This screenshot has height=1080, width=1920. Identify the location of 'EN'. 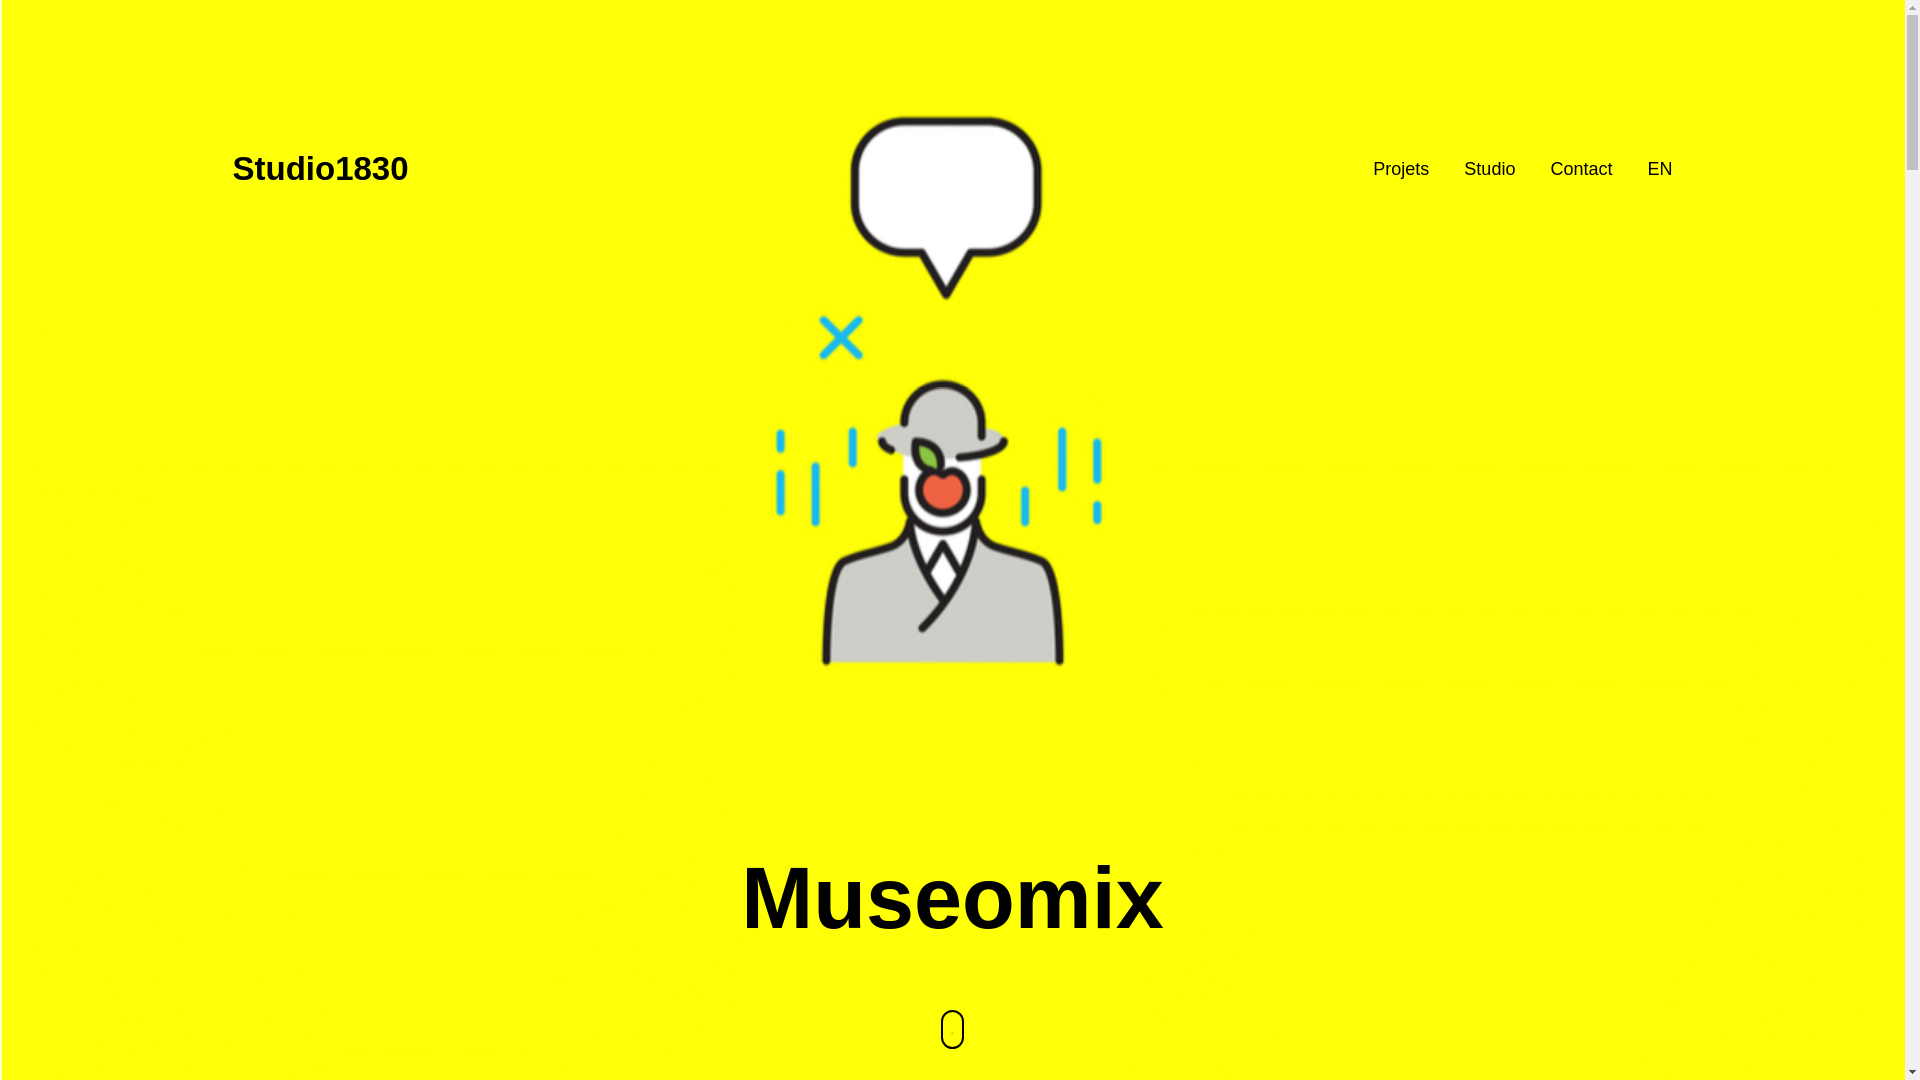
(1659, 167).